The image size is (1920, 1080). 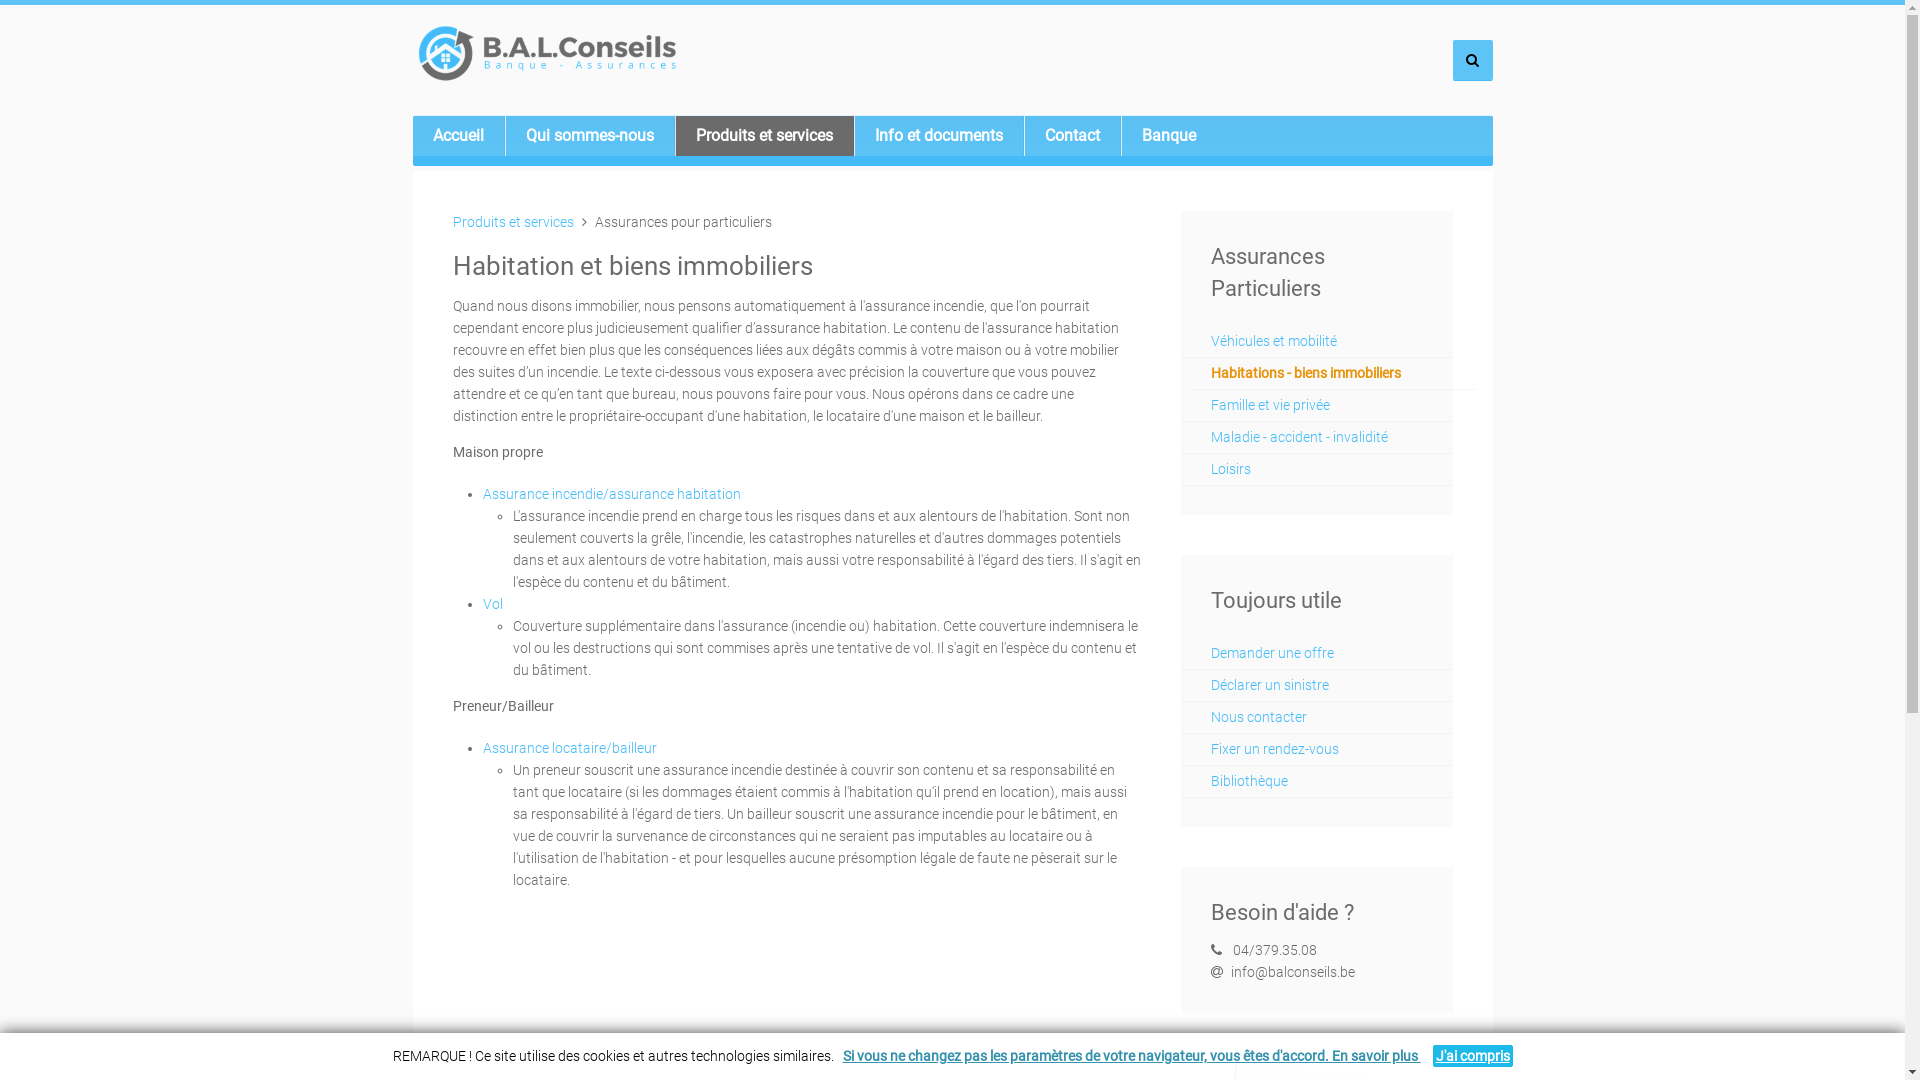 I want to click on 'Assurance incendie/assurance habitation', so click(x=609, y=493).